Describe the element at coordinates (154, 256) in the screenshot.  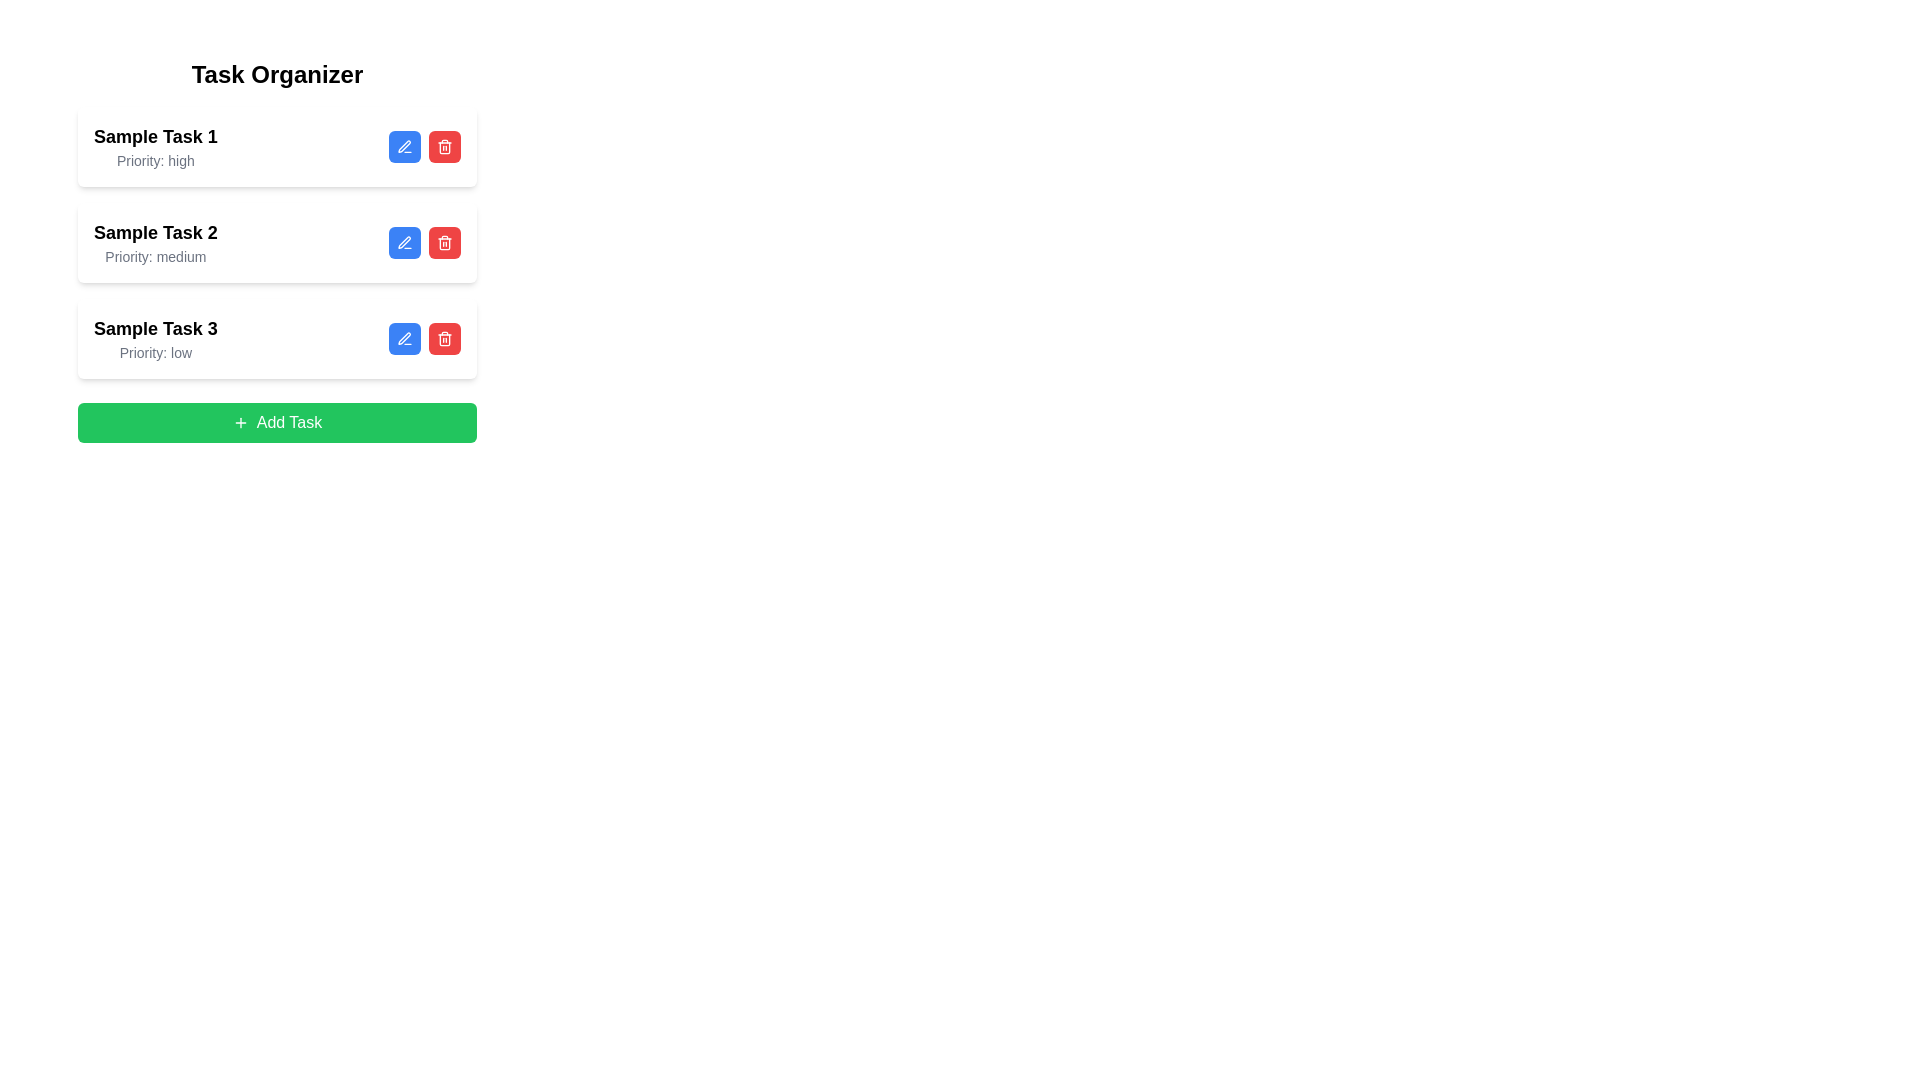
I see `informational text label displaying the priority level for 'Sample Task 2', located directly below the title within the task card layout` at that location.